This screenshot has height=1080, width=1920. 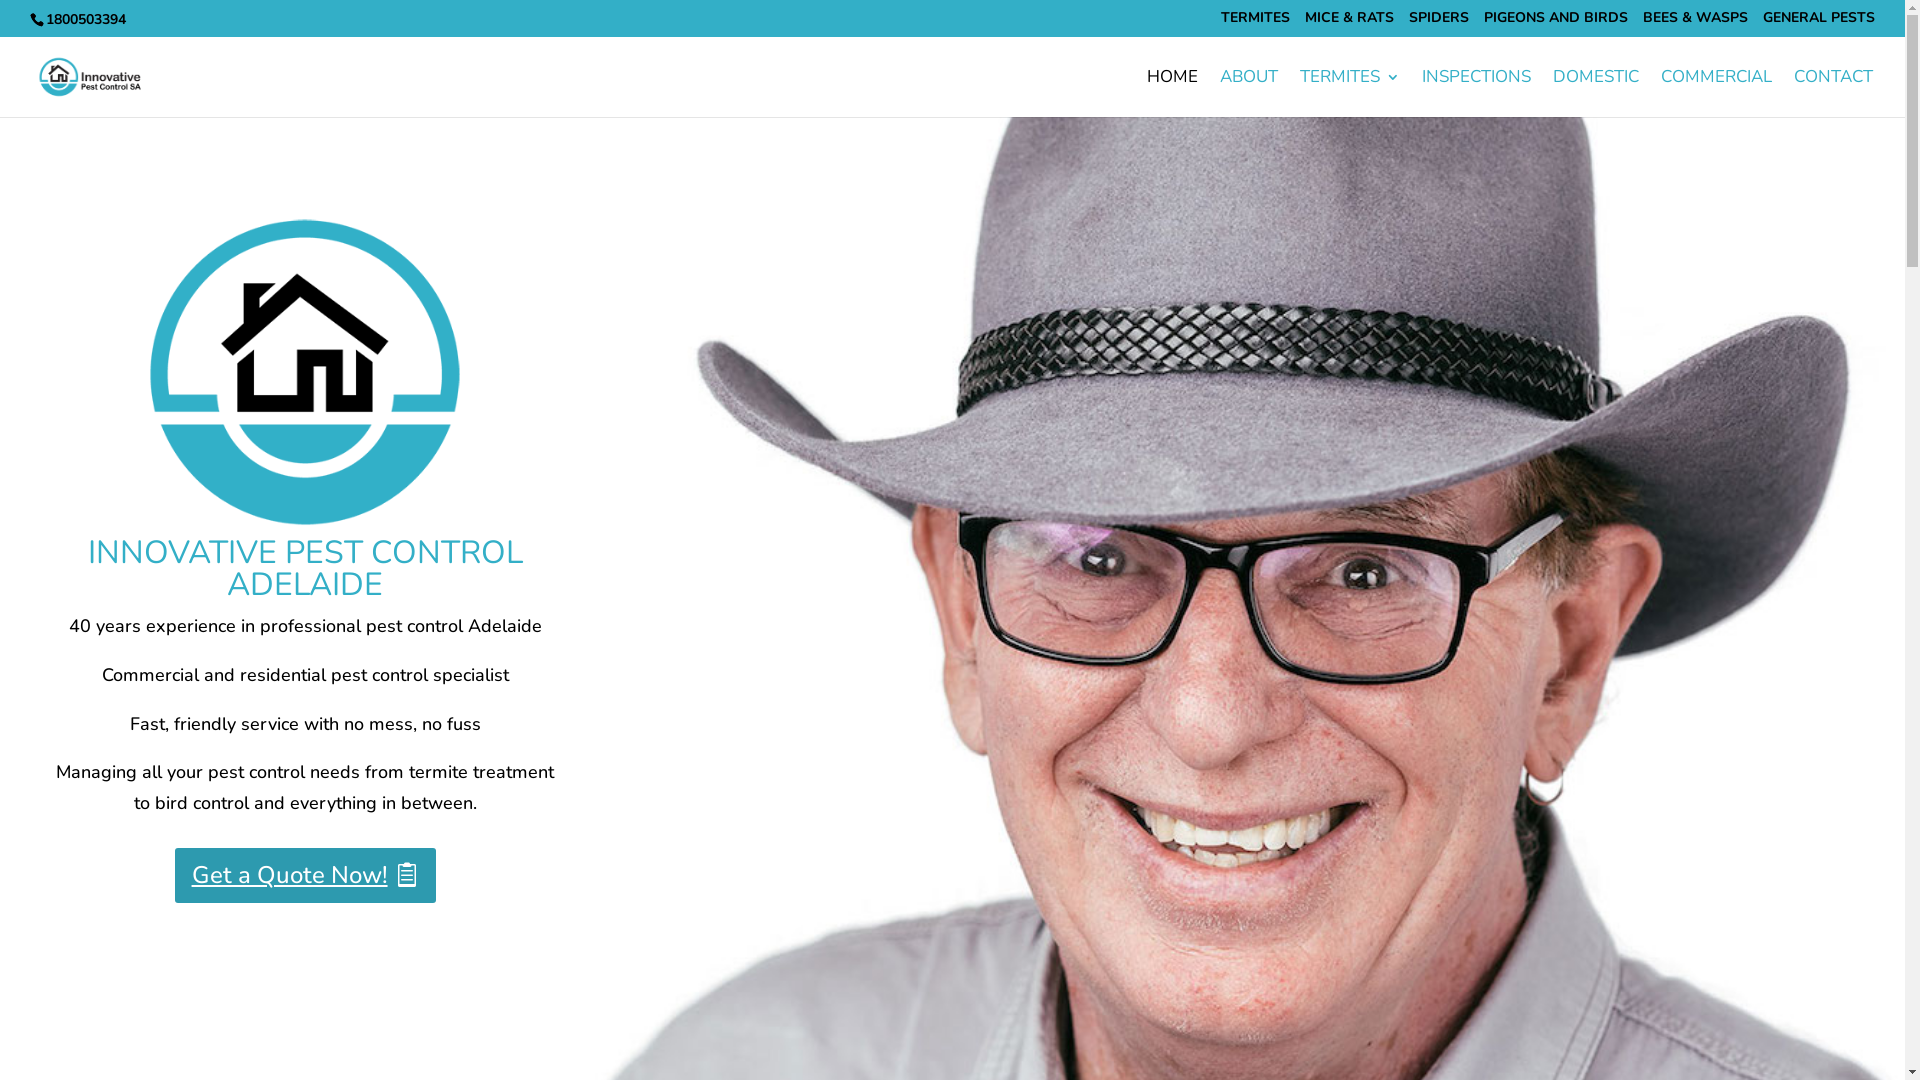 What do you see at coordinates (1247, 93) in the screenshot?
I see `'ABOUT'` at bounding box center [1247, 93].